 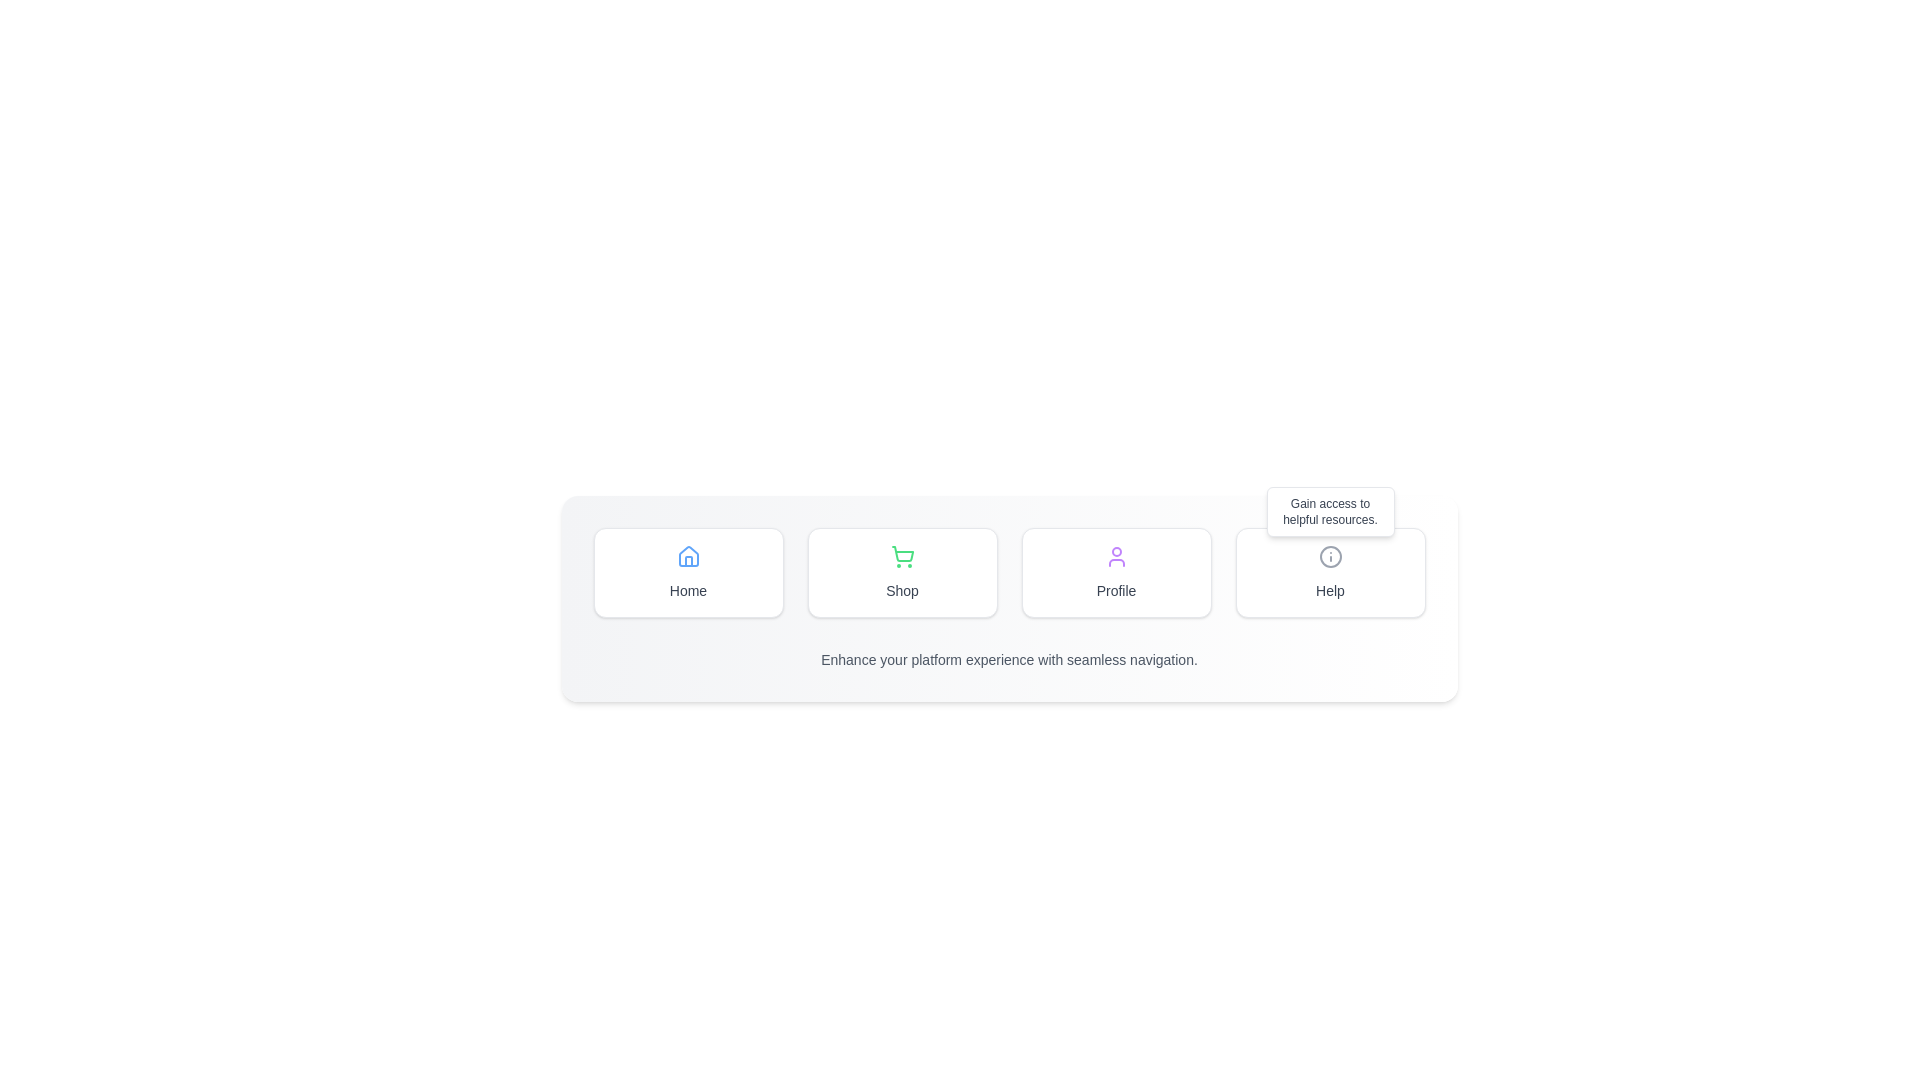 What do you see at coordinates (1009, 597) in the screenshot?
I see `the 'Shop' button in the navigation bar` at bounding box center [1009, 597].